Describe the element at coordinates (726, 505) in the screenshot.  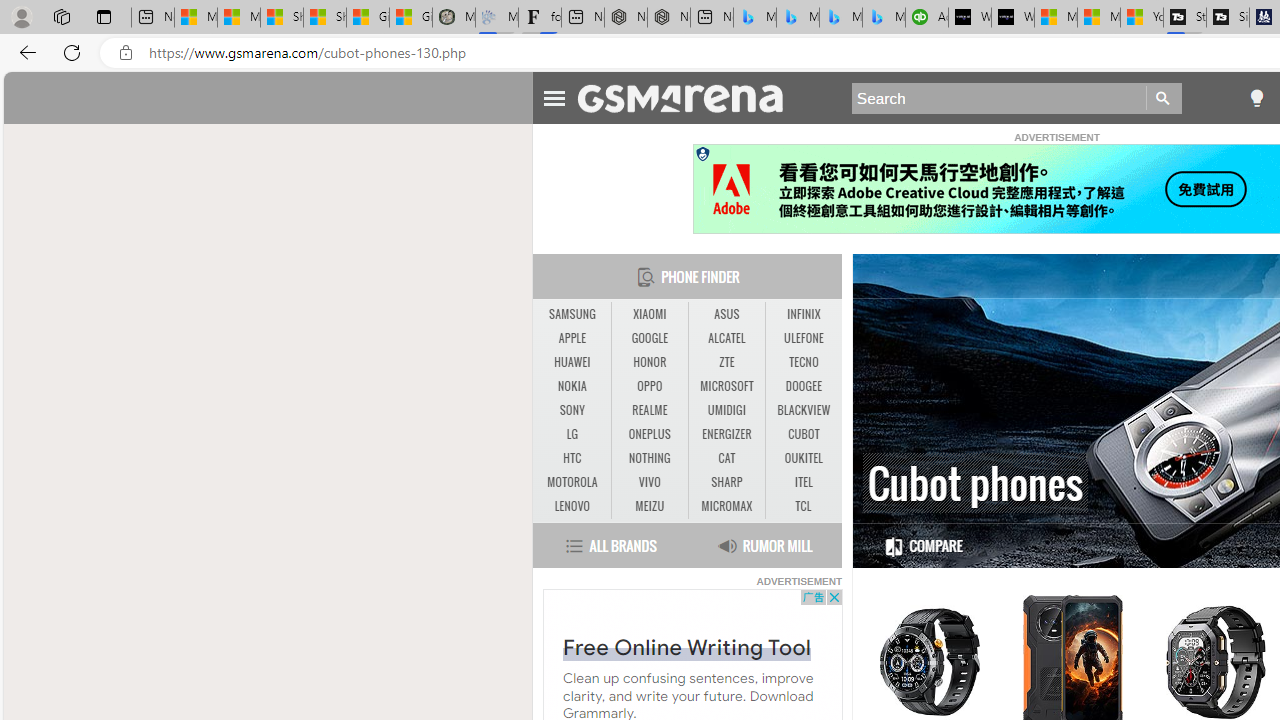
I see `'MICROMAX'` at that location.